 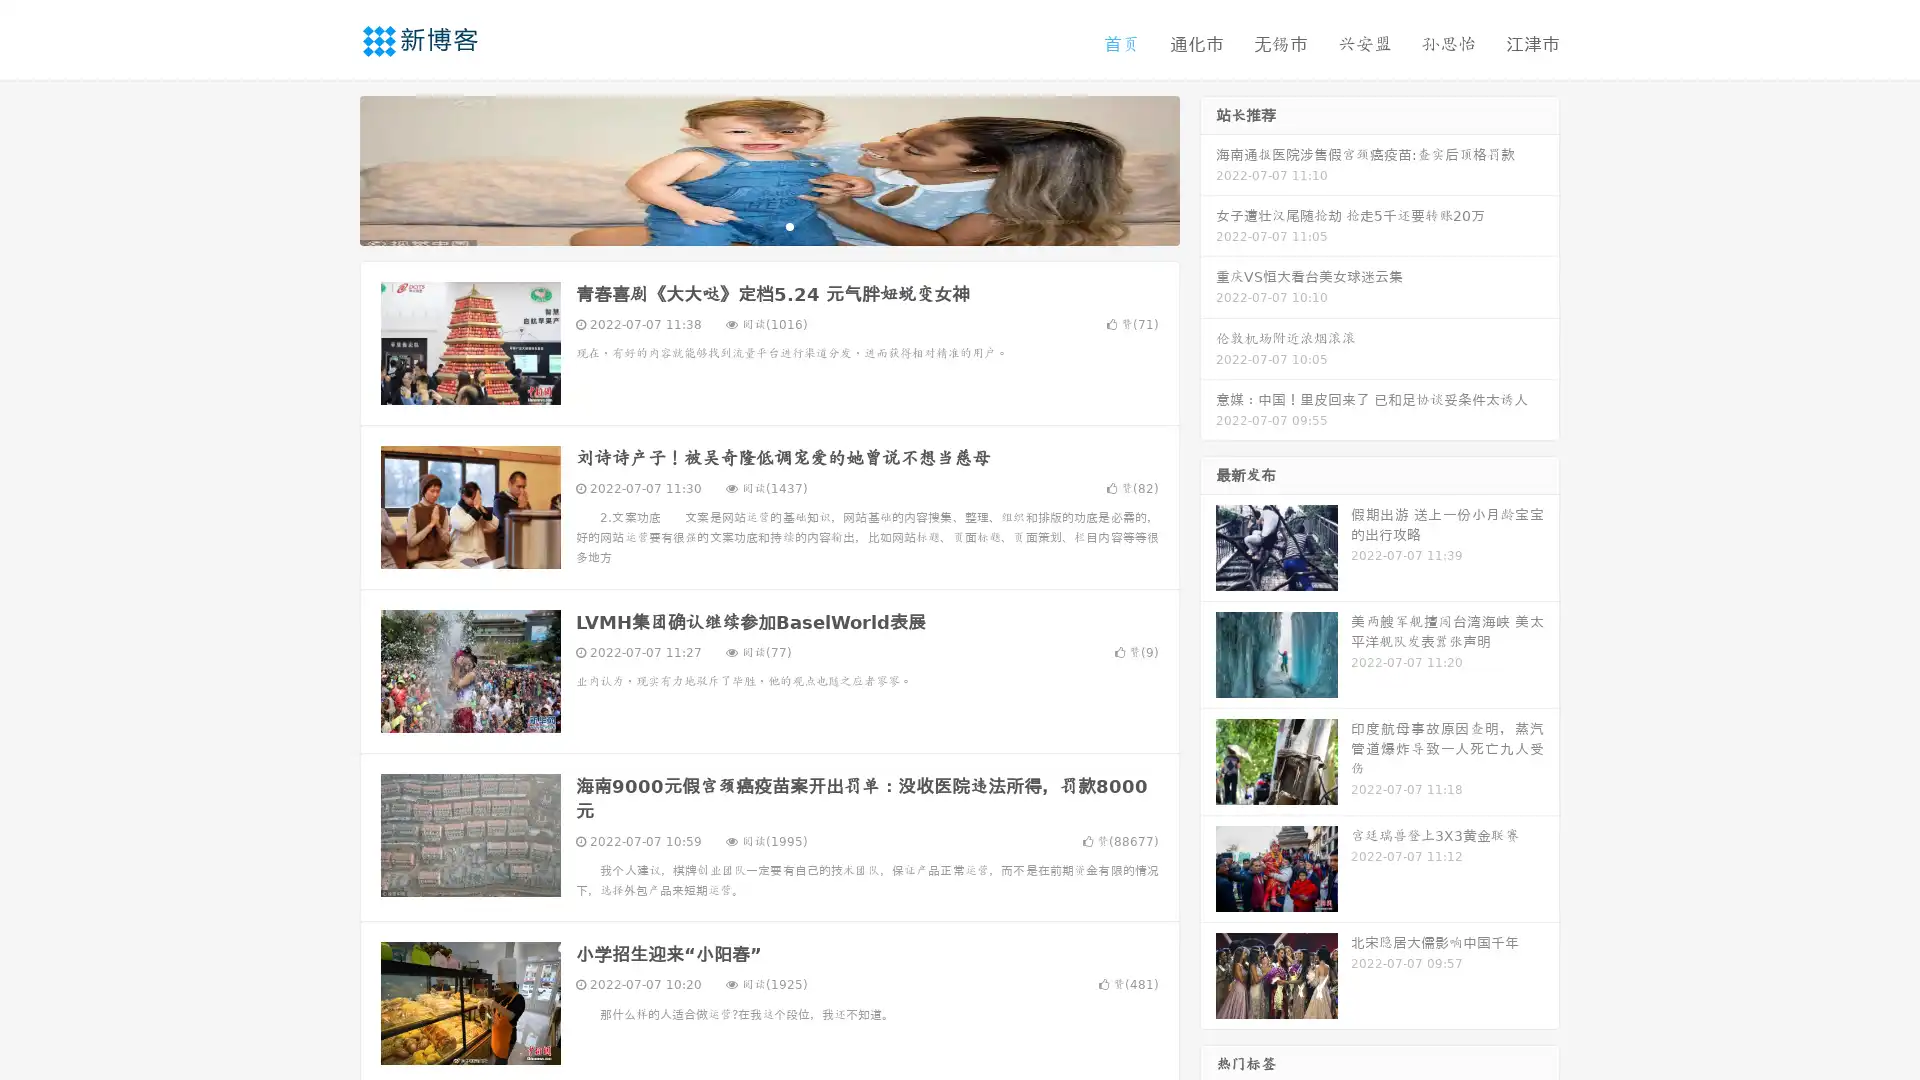 I want to click on Next slide, so click(x=1208, y=168).